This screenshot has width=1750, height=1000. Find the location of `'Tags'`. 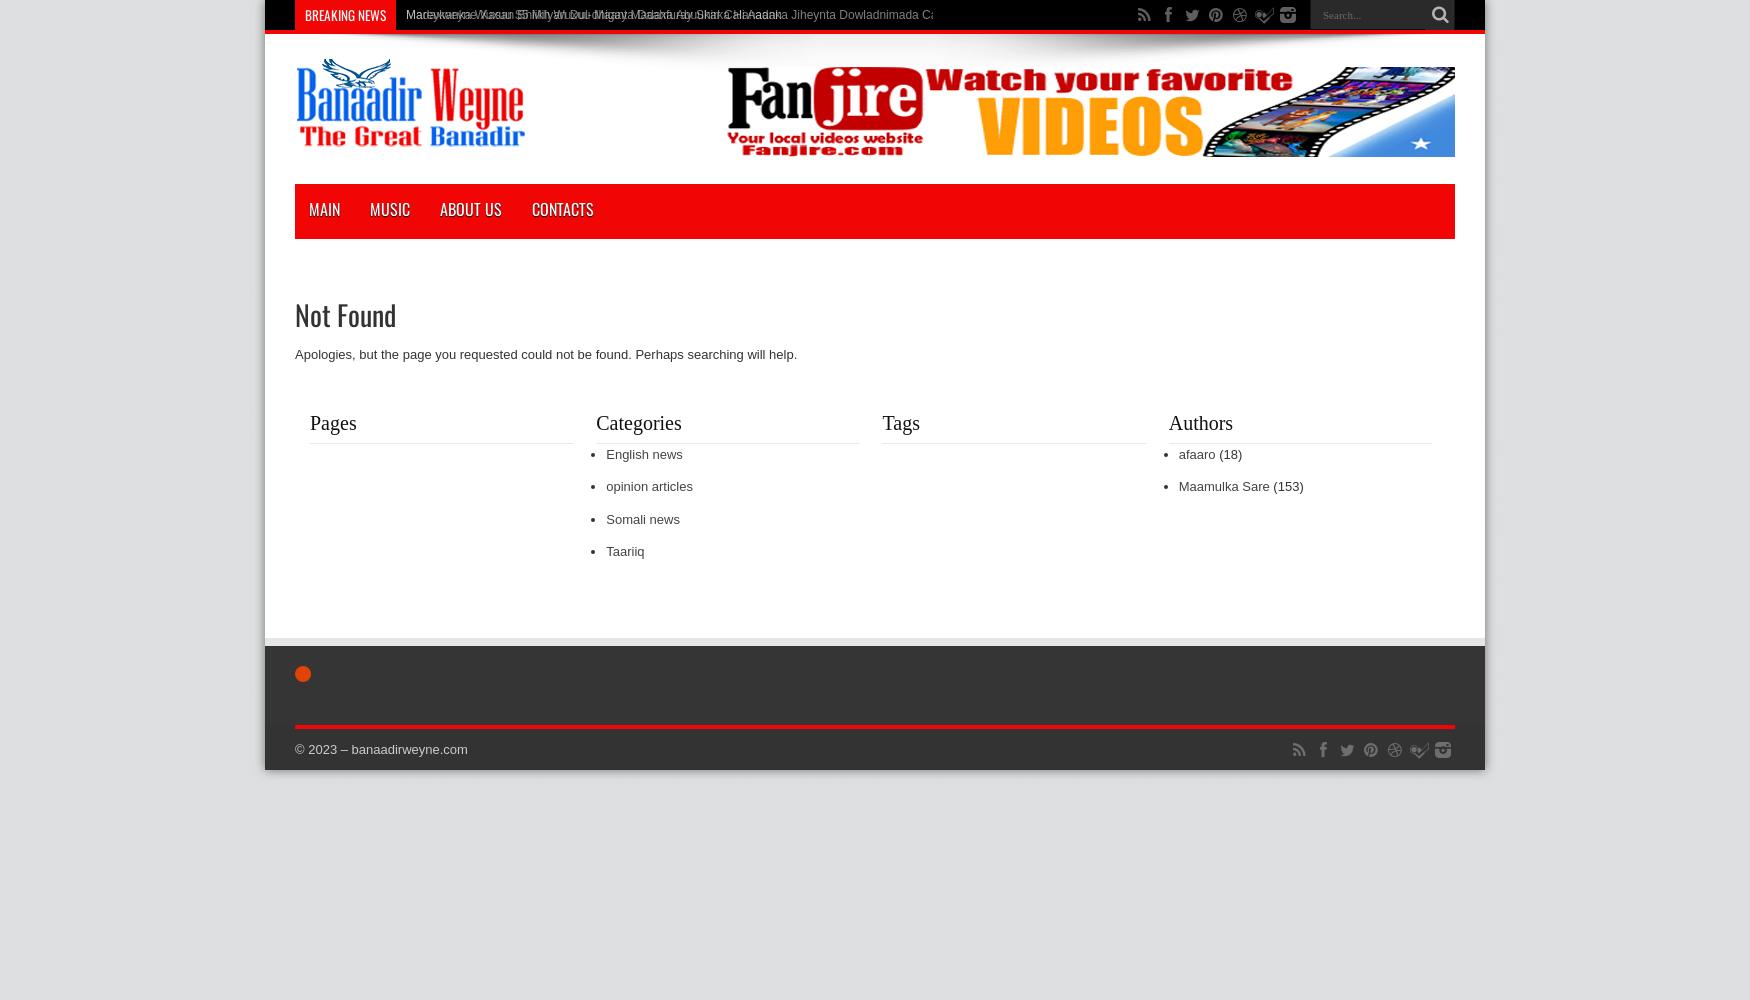

'Tags' is located at coordinates (899, 422).